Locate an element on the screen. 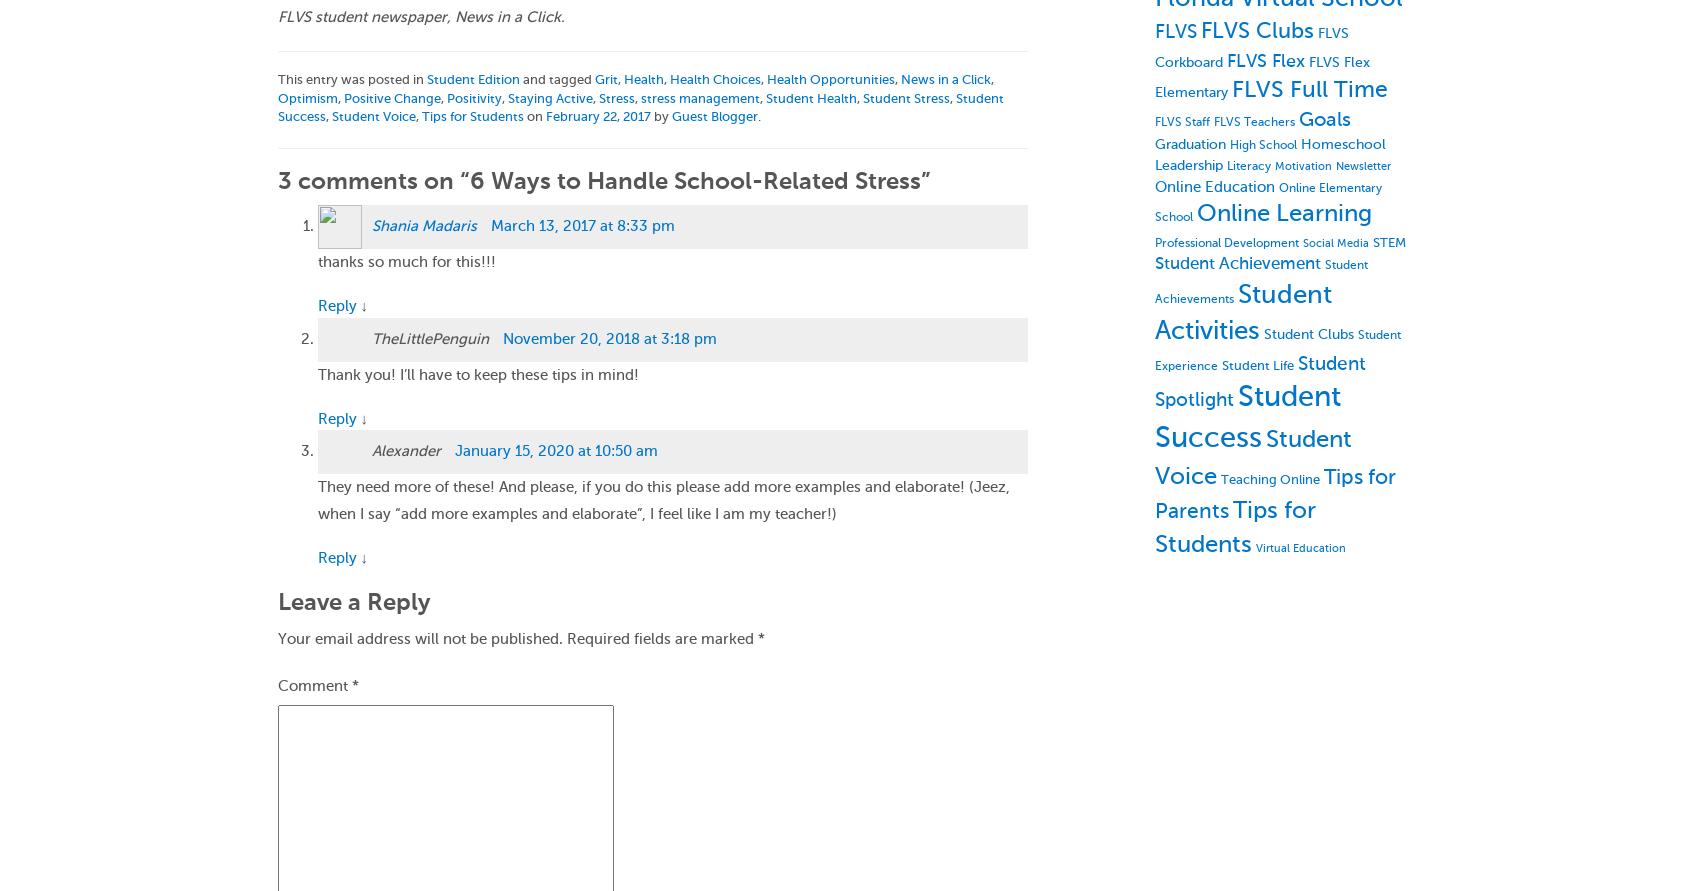 The width and height of the screenshot is (1695, 891). 'Student Achievements' is located at coordinates (1260, 280).